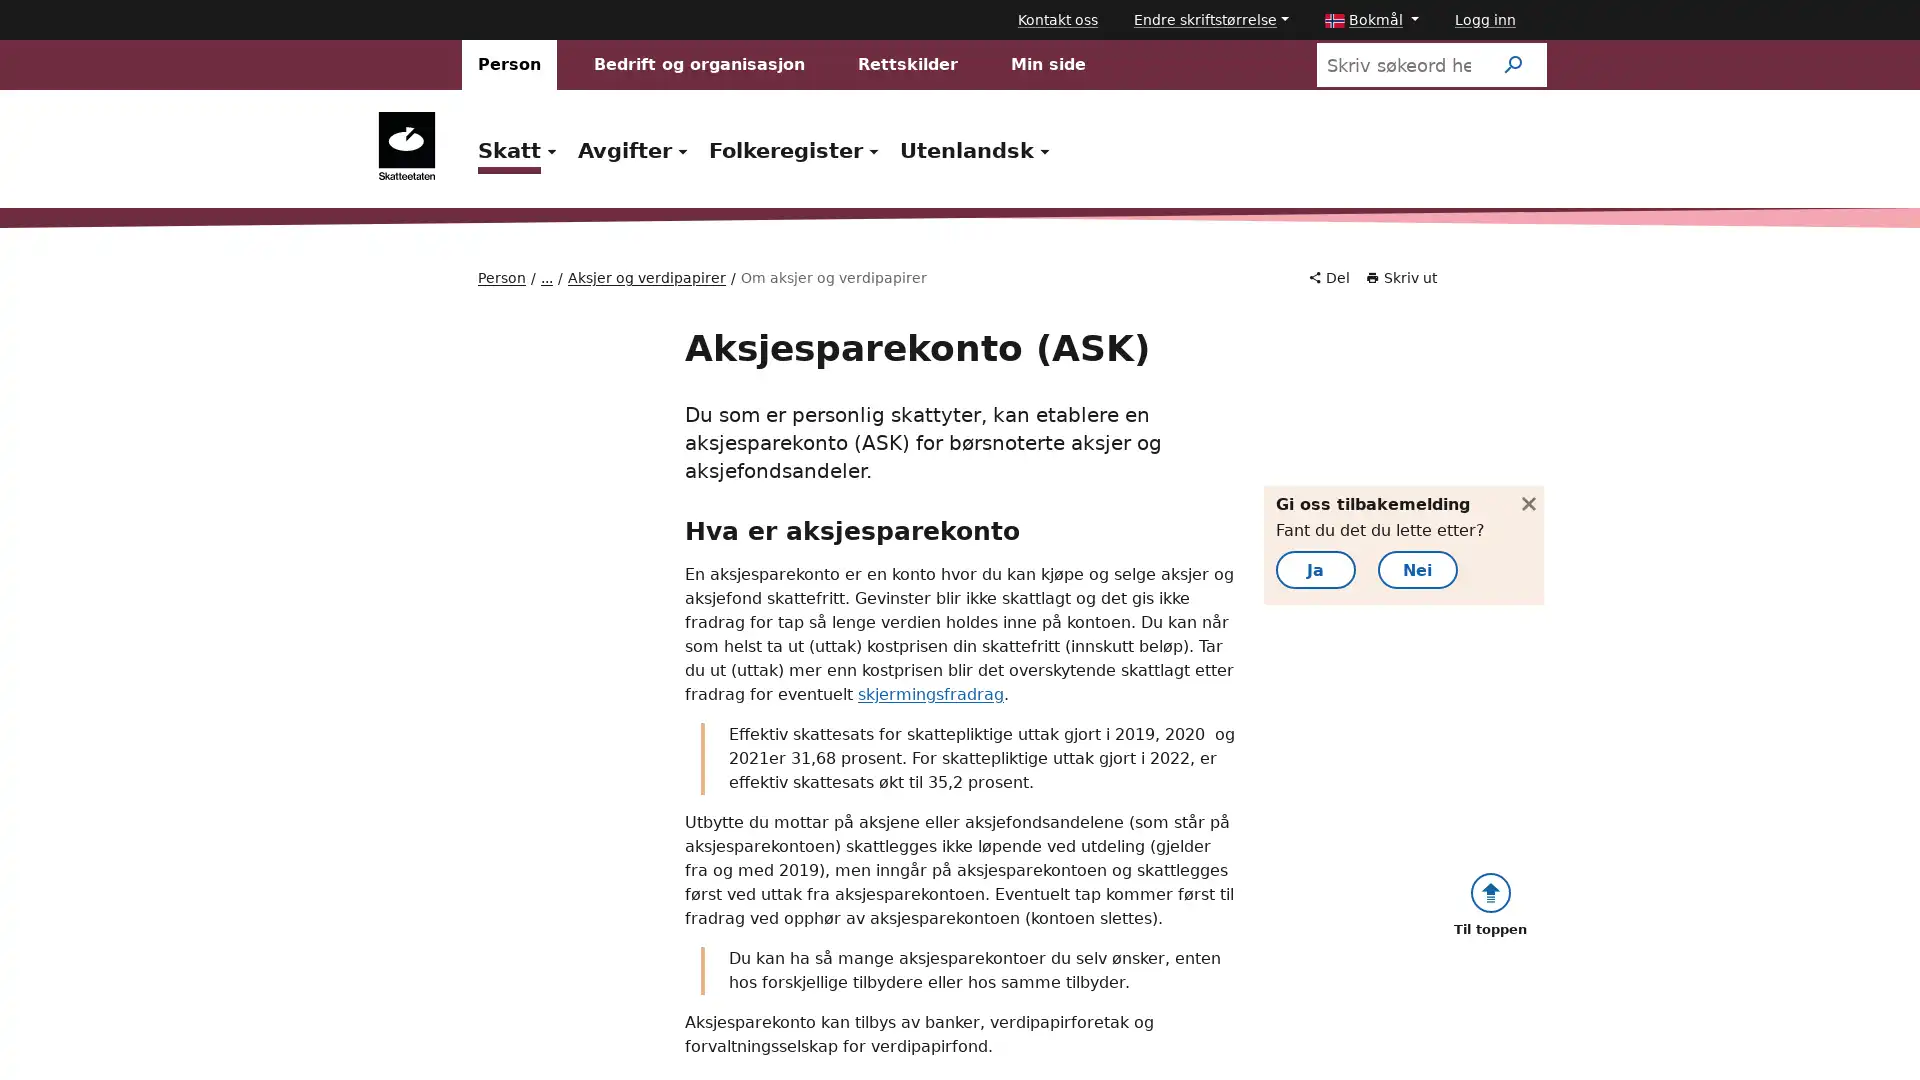  Describe the element at coordinates (699, 64) in the screenshot. I see `Bedrift og organisasjon` at that location.